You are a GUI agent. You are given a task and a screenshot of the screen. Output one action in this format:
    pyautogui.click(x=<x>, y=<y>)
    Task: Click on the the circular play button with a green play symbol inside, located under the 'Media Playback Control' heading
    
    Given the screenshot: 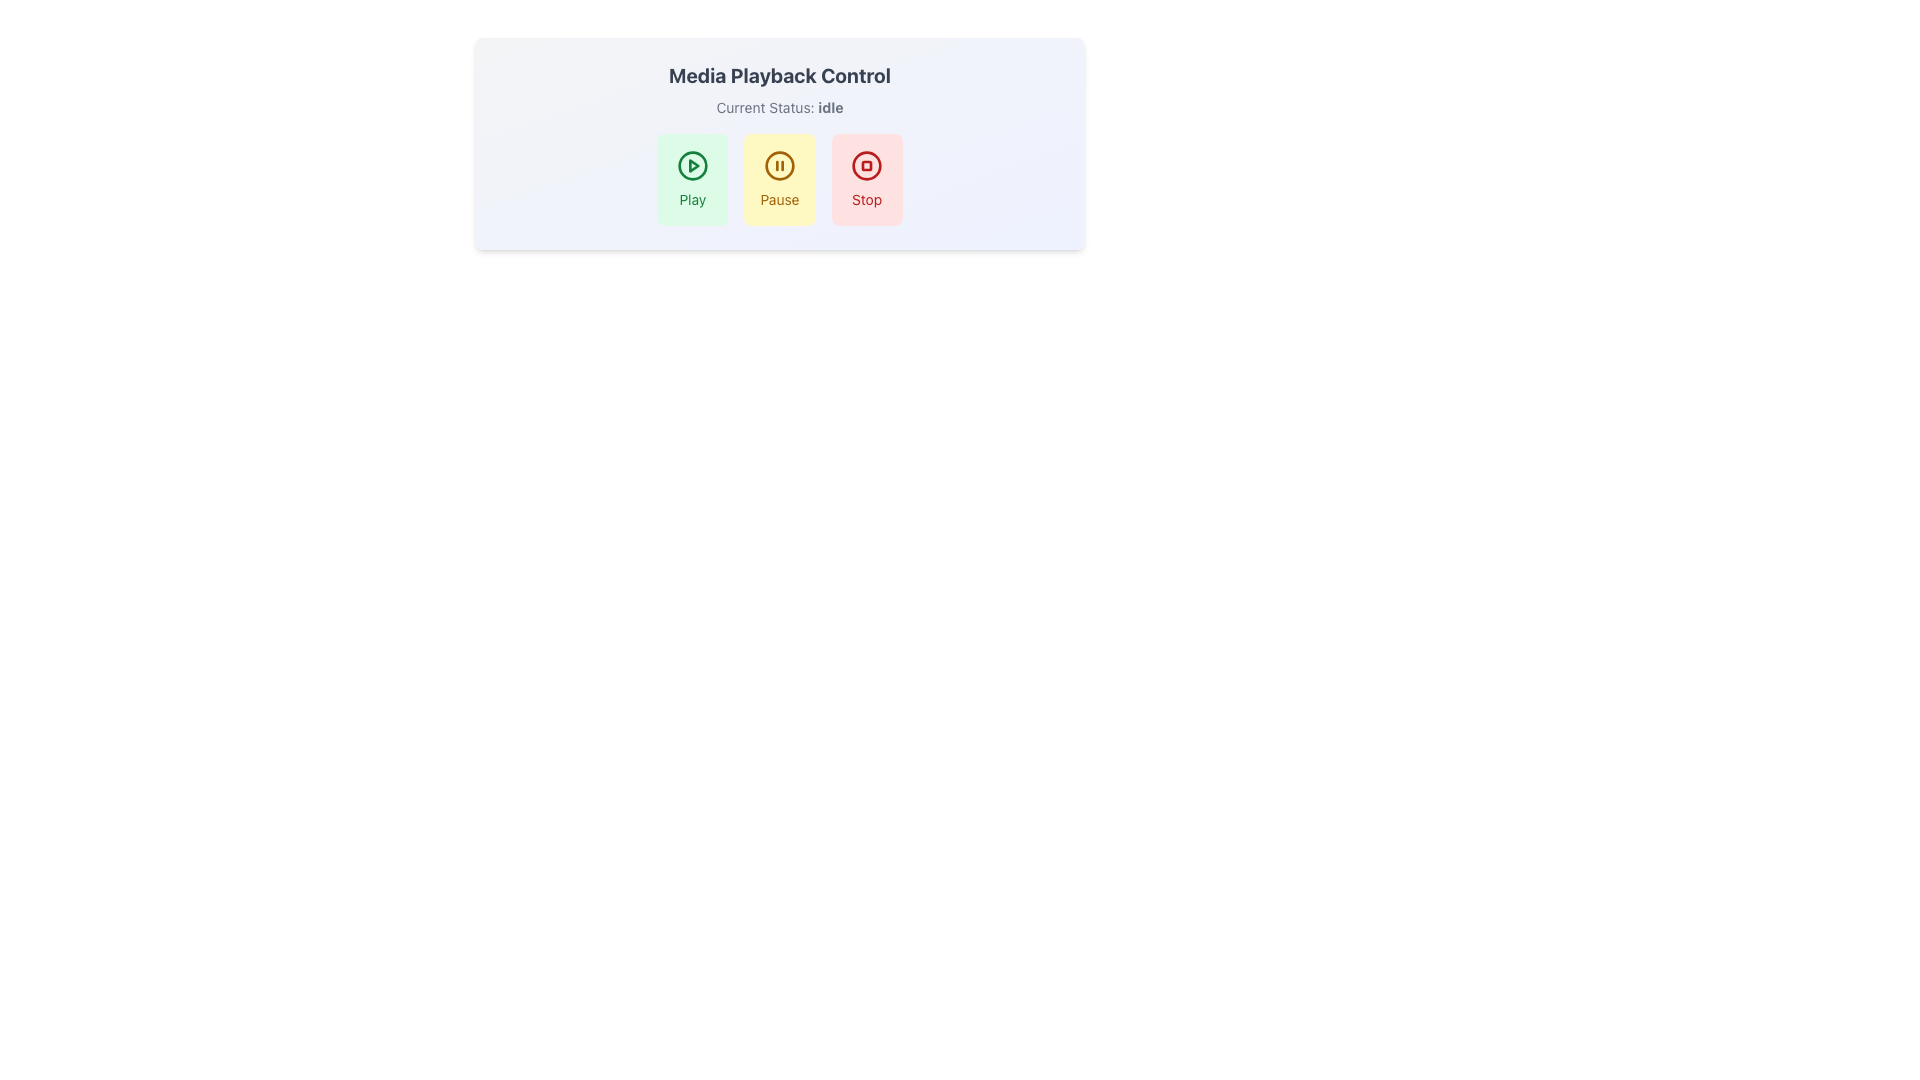 What is the action you would take?
    pyautogui.click(x=692, y=164)
    